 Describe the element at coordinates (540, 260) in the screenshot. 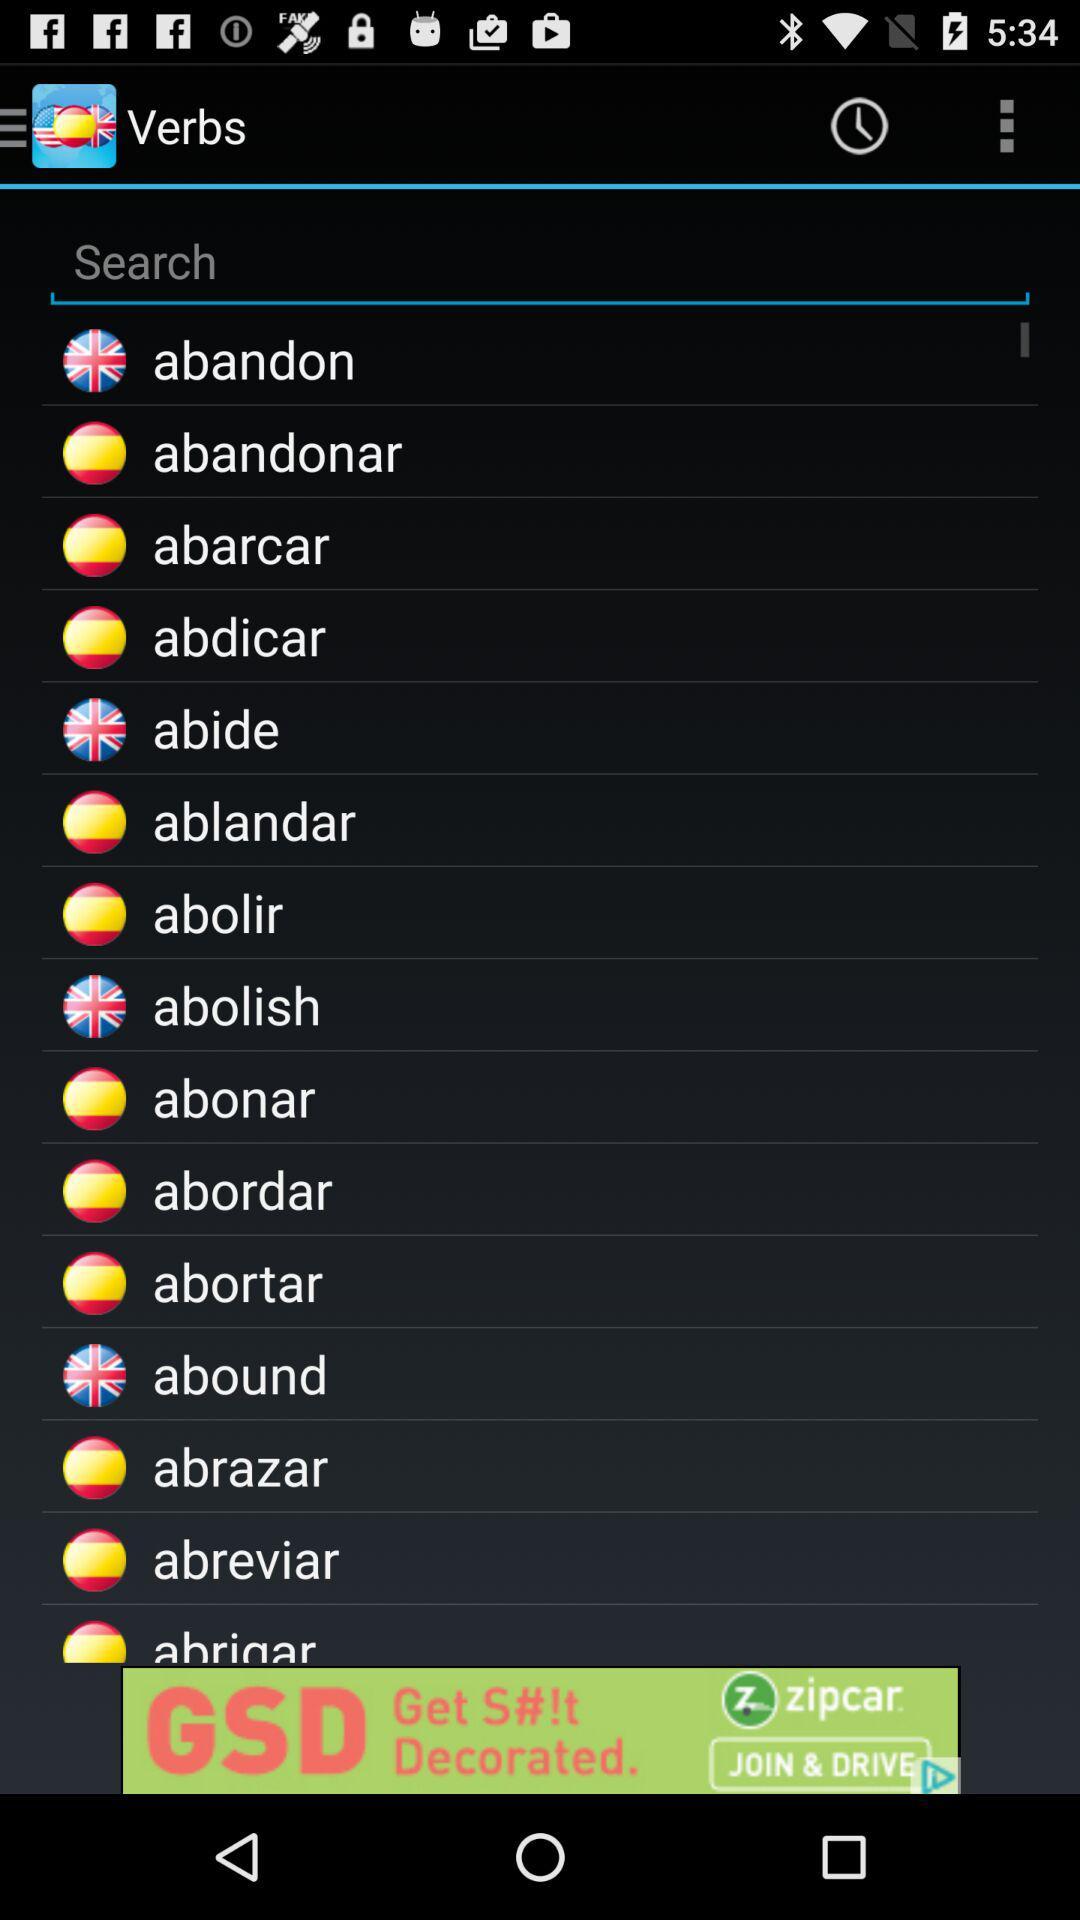

I see `type for a search` at that location.